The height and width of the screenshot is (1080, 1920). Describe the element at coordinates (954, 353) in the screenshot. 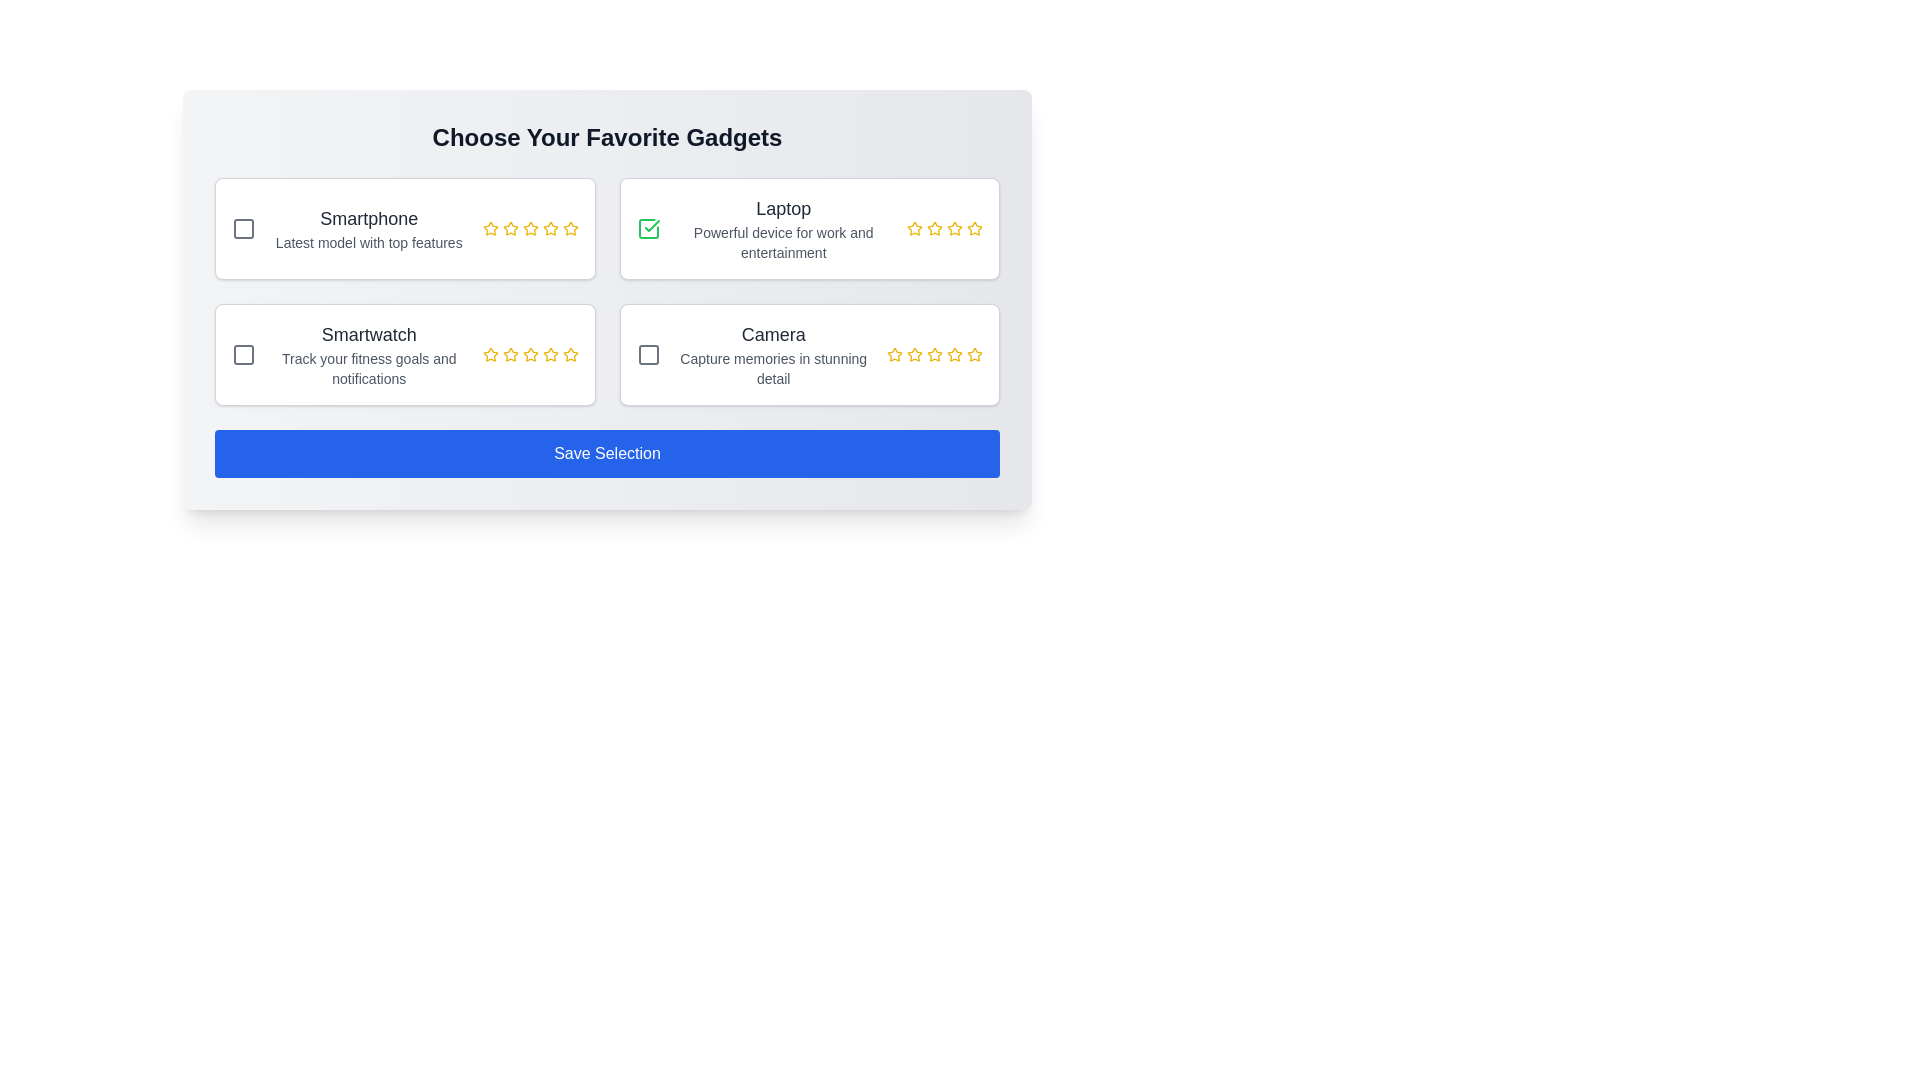

I see `the fourth star icon representing the rating for the 'Camera' item` at that location.